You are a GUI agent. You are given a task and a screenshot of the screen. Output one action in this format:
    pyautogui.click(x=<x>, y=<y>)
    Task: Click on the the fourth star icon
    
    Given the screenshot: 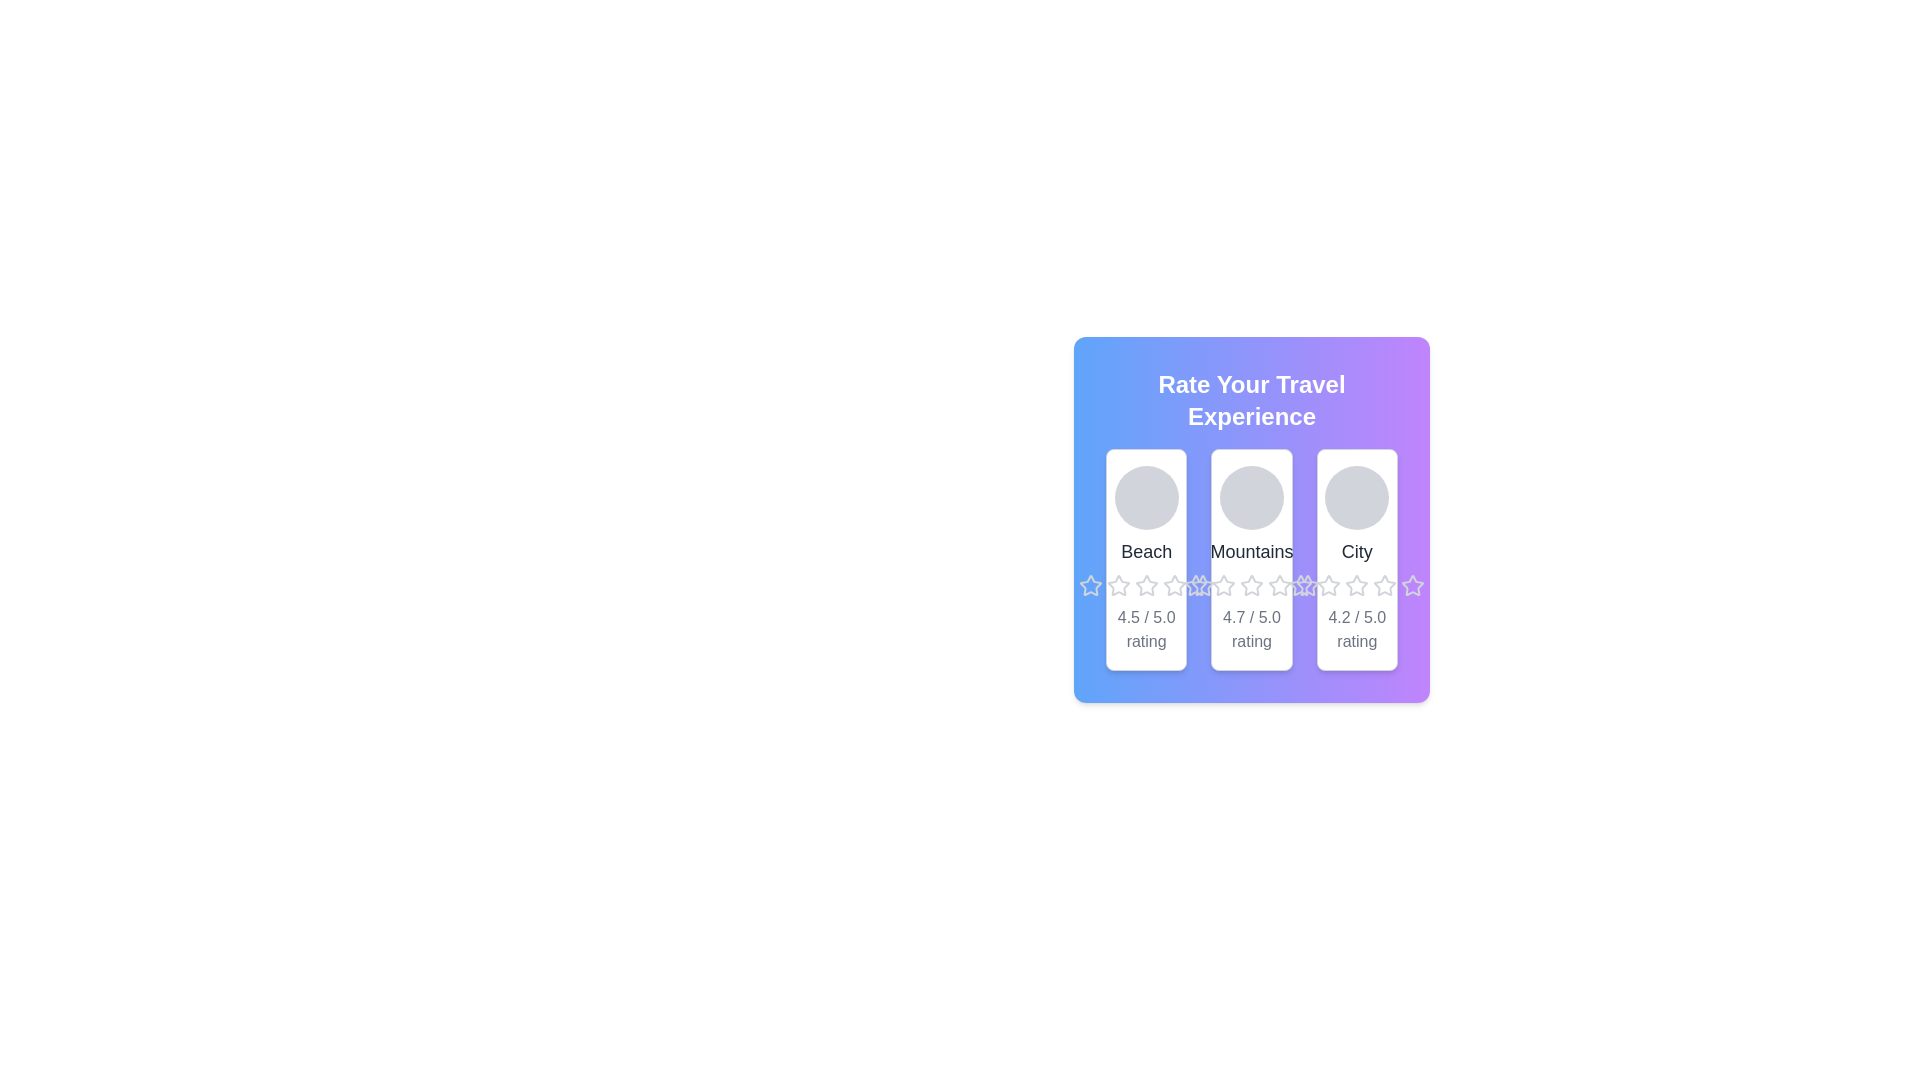 What is the action you would take?
    pyautogui.click(x=1251, y=585)
    